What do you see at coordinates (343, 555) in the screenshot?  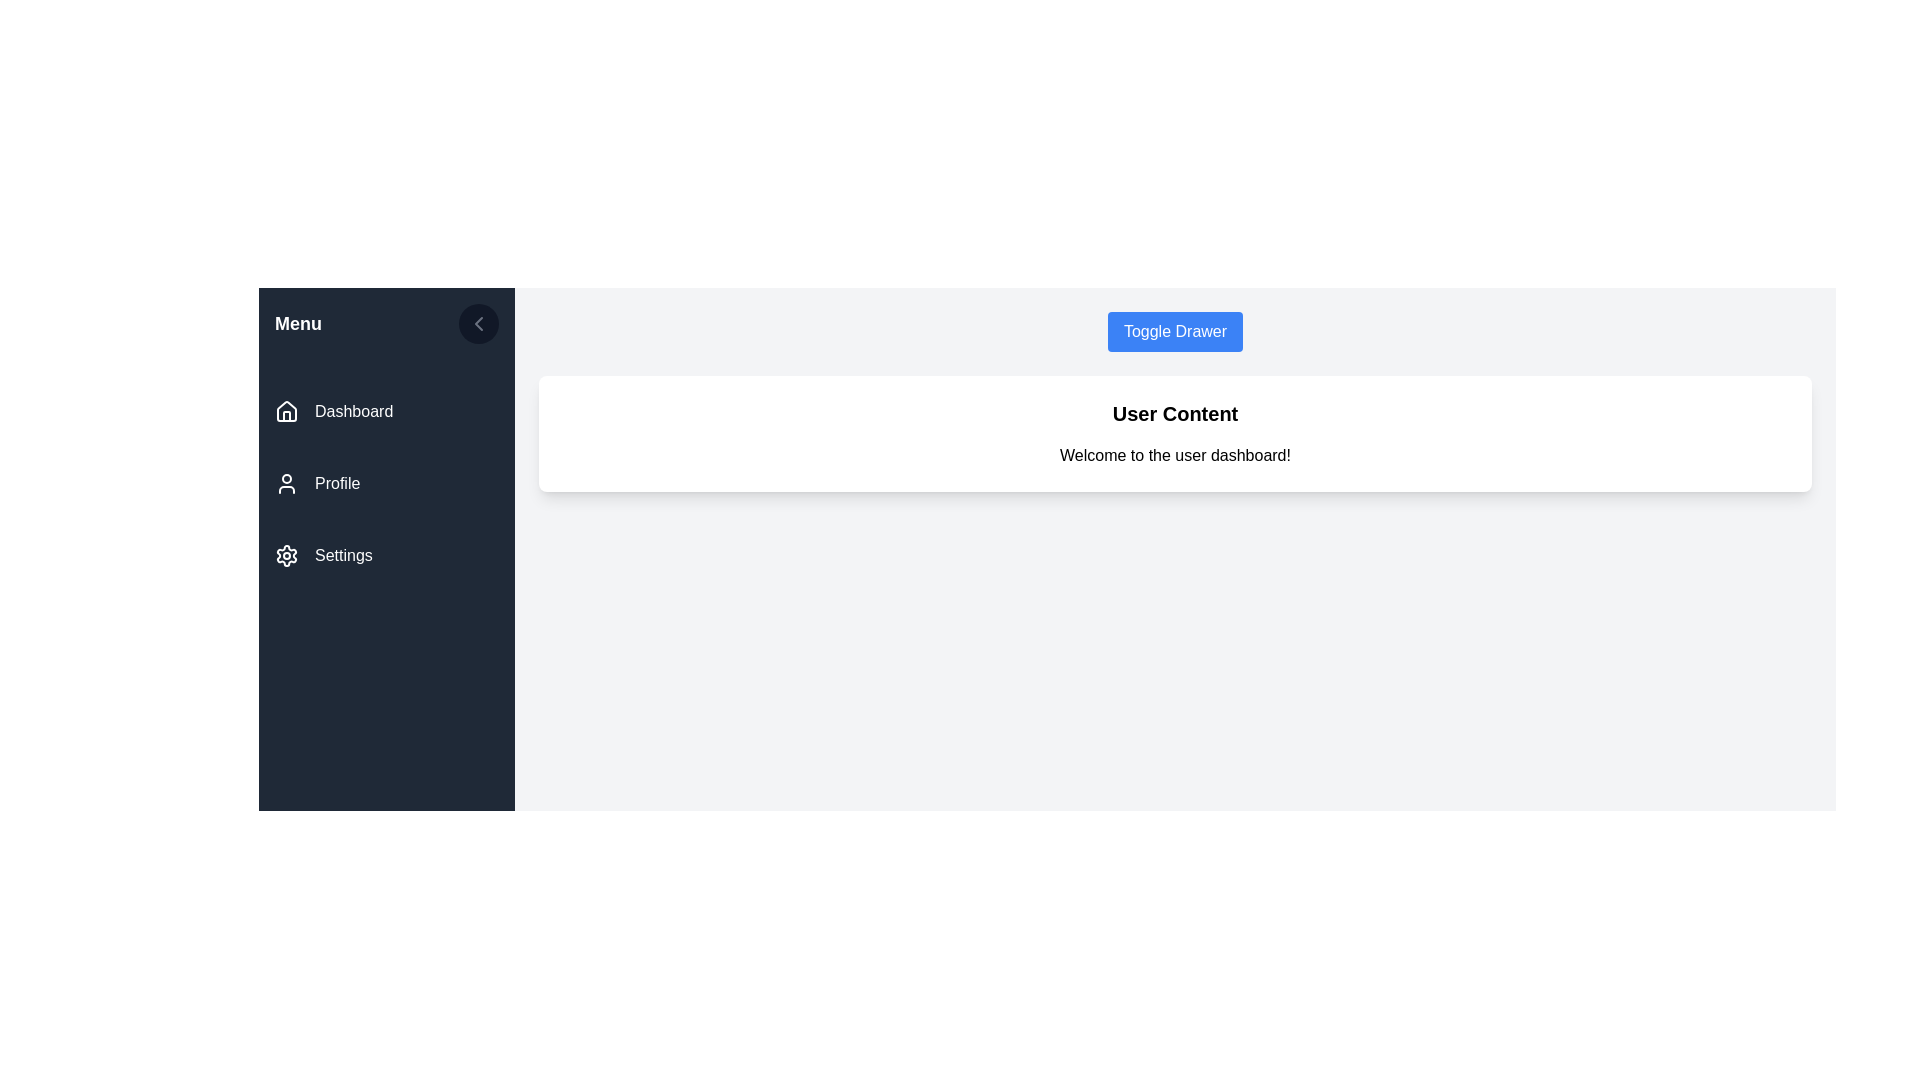 I see `text of the navigation label for the Settings section, located in the left navigation bar beneath the Profile label` at bounding box center [343, 555].